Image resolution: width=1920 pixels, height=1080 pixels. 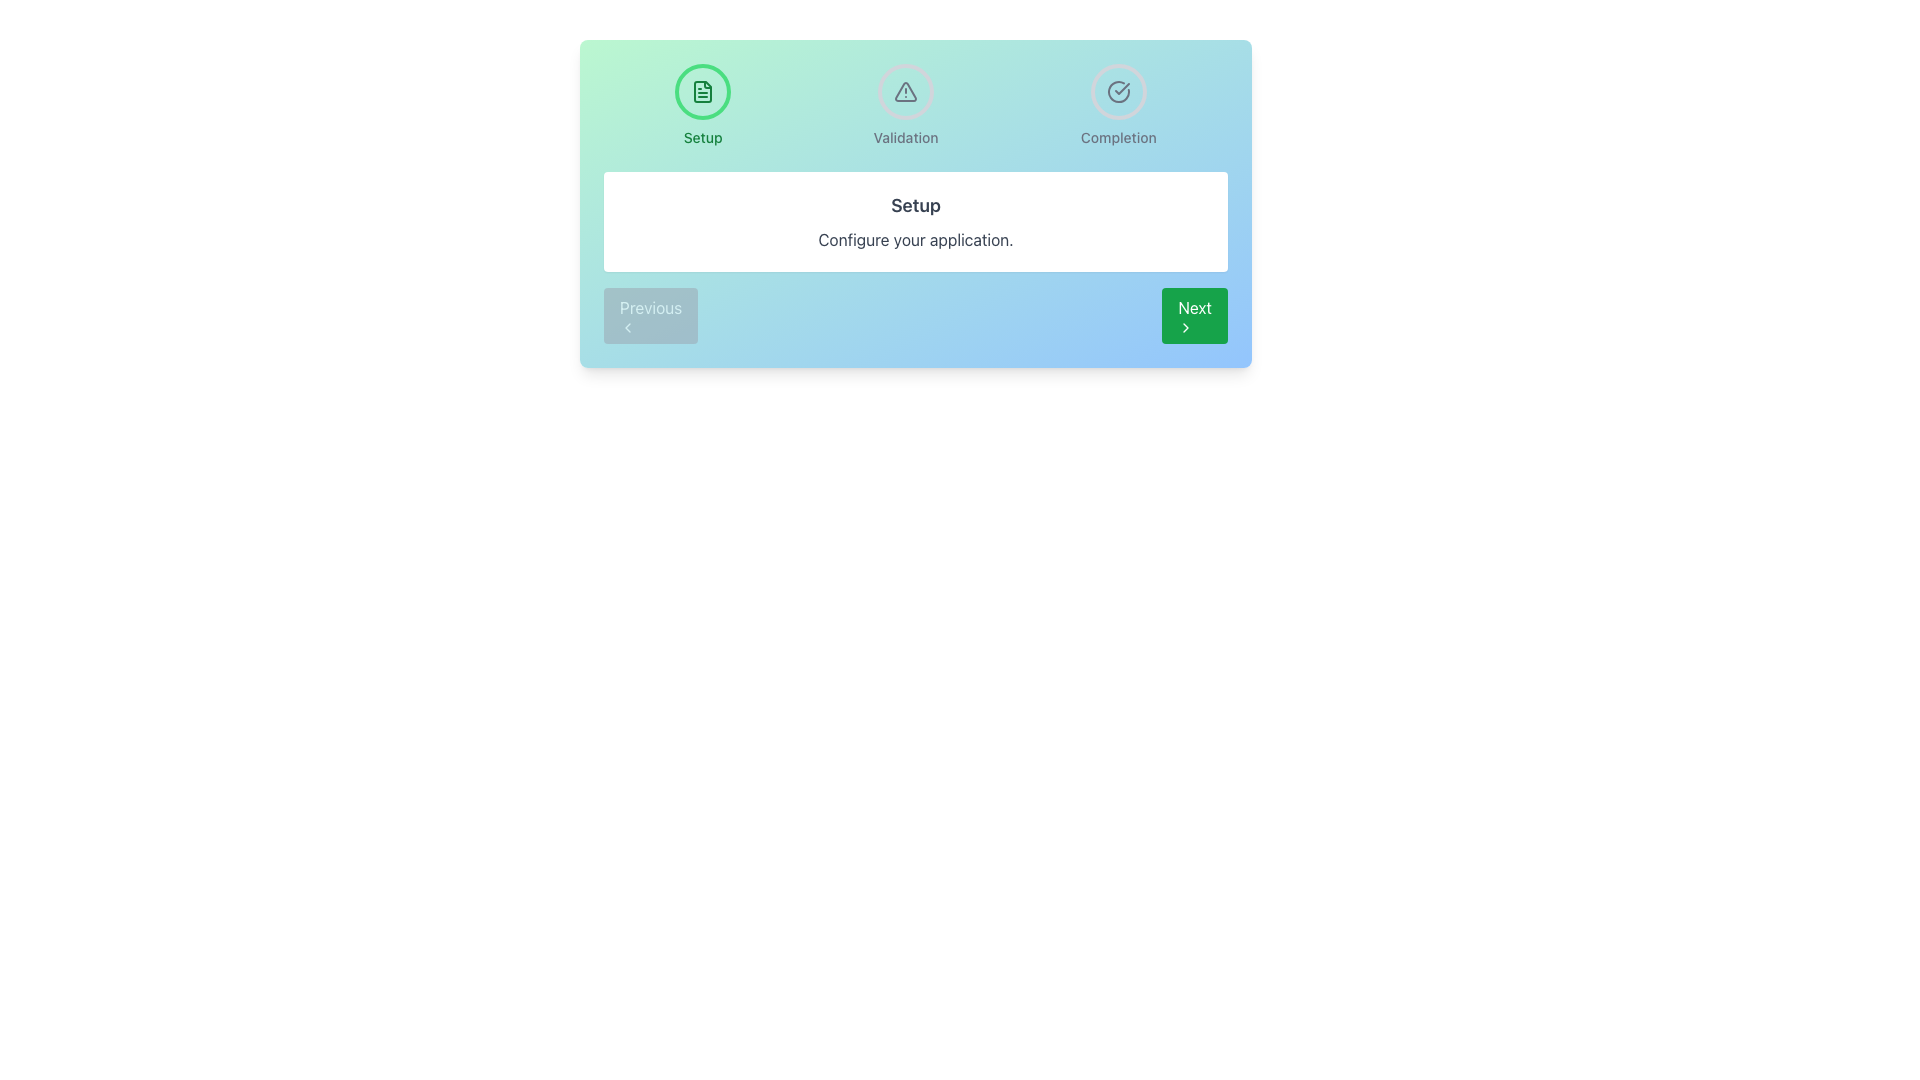 I want to click on the 'Completion' text label, which is styled in gray and located below a circular check mark icon in a vertically stacked group, so click(x=1117, y=137).